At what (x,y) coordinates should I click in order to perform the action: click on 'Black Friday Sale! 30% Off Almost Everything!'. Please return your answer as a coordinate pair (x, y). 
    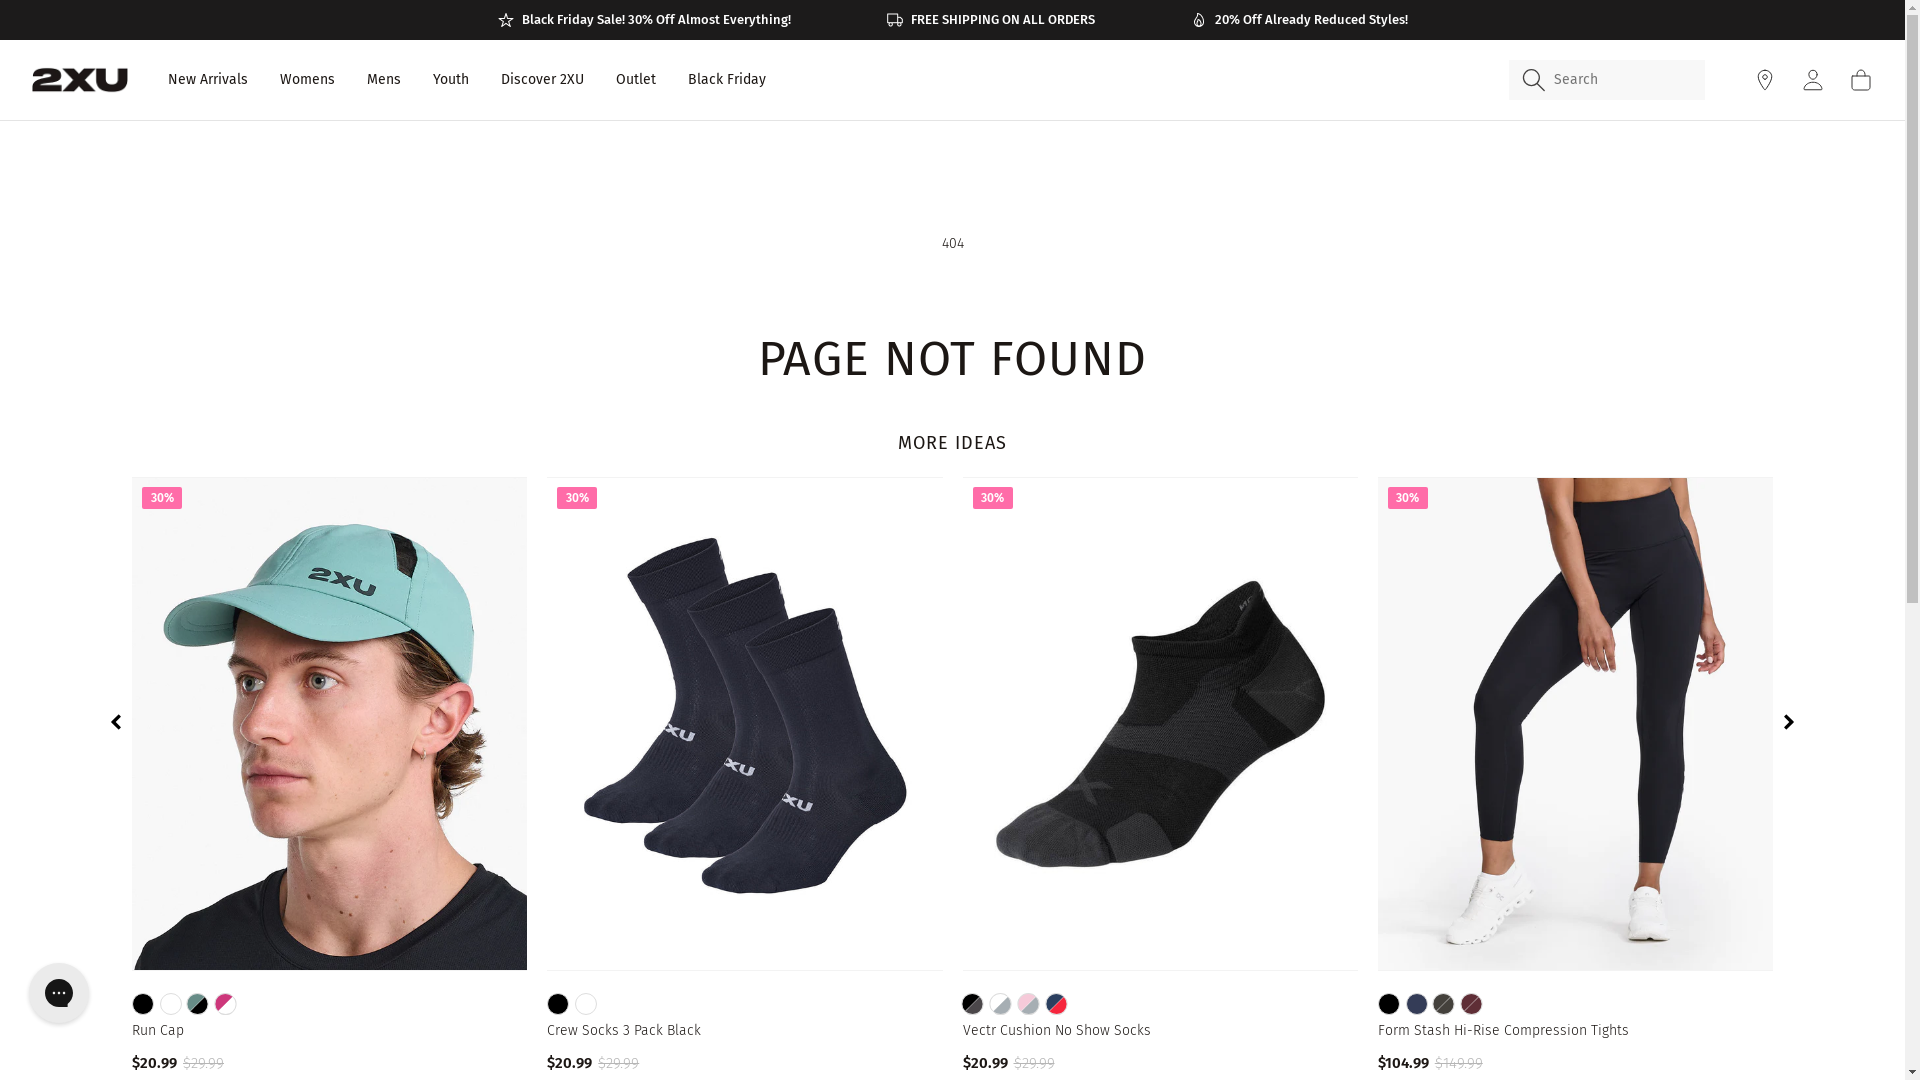
    Looking at the image, I should click on (644, 19).